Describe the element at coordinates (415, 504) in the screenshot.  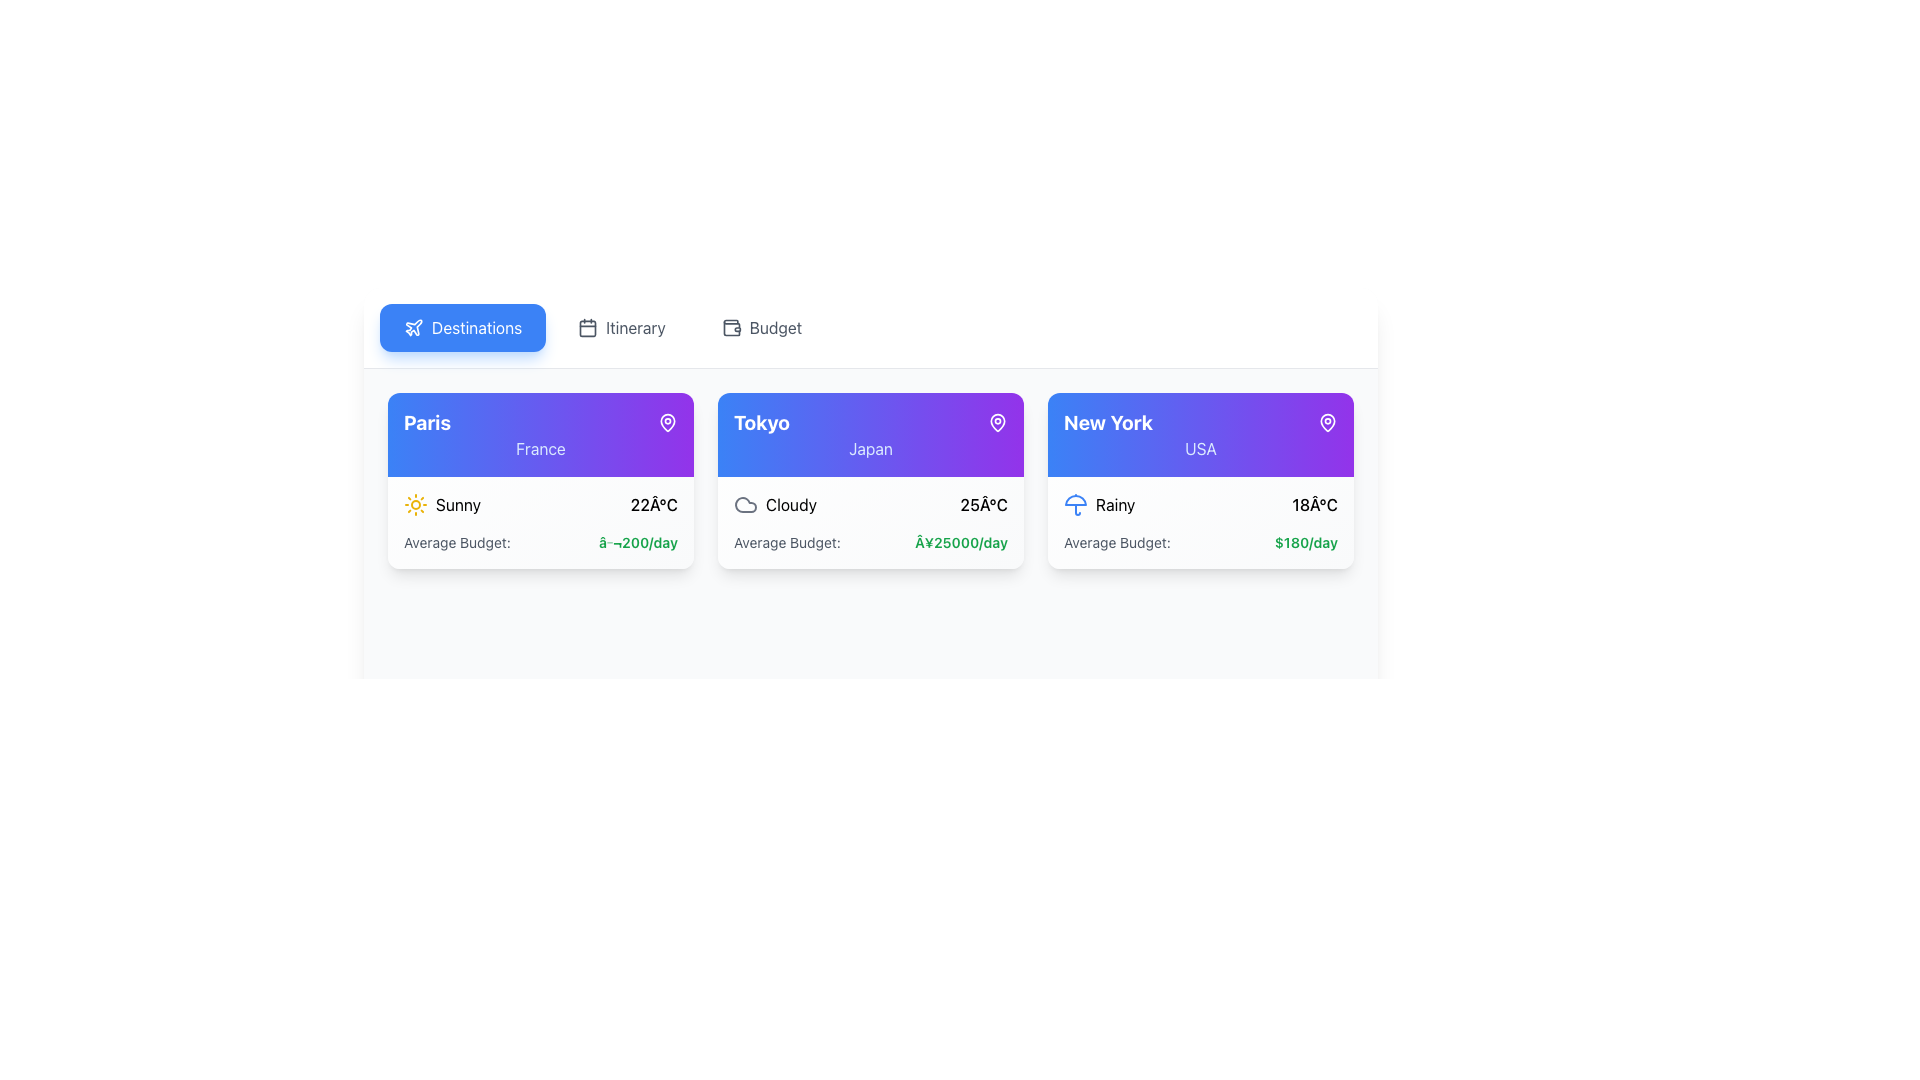
I see `the 'Sunny' weather icon located in the weather information section of the card for 'Paris, France', positioned` at that location.